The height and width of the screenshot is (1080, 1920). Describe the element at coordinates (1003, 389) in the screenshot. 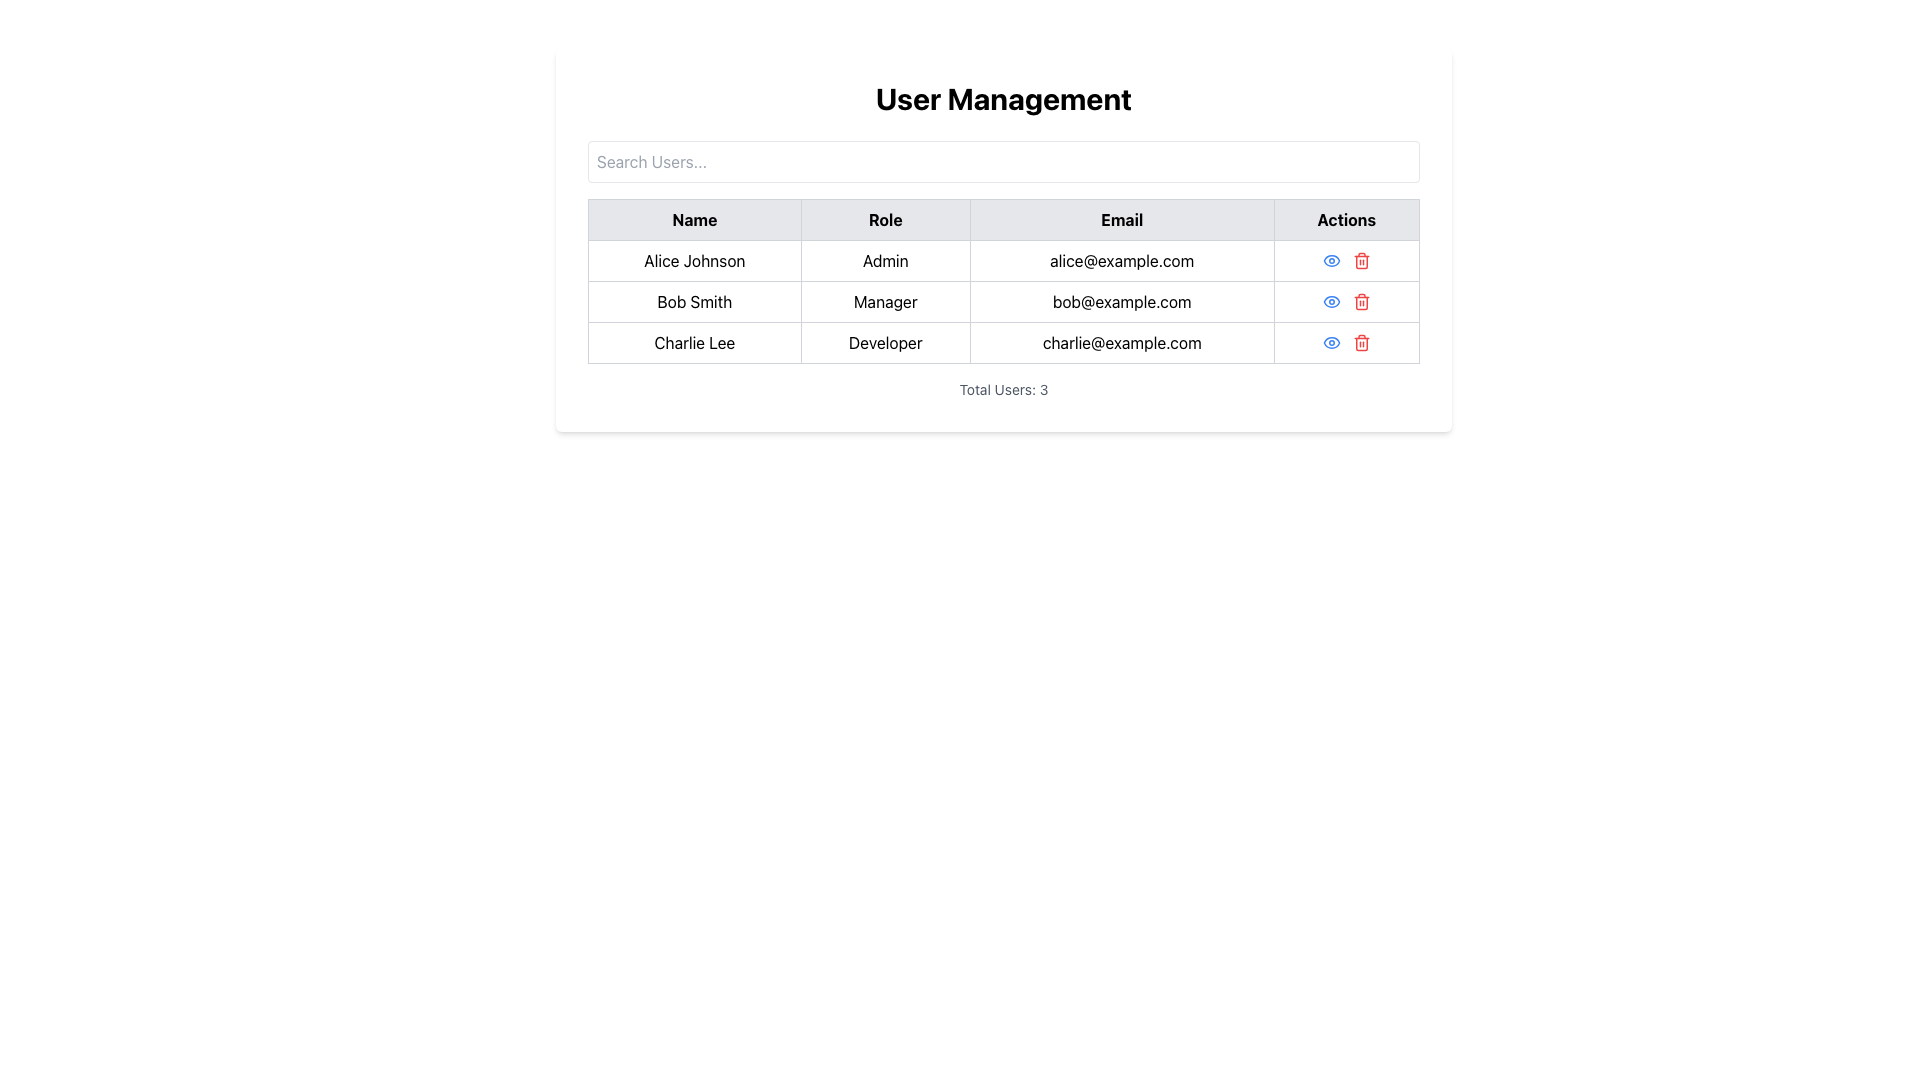

I see `text element displaying 'Total Users: 3', which is centered below a table in the user interface` at that location.